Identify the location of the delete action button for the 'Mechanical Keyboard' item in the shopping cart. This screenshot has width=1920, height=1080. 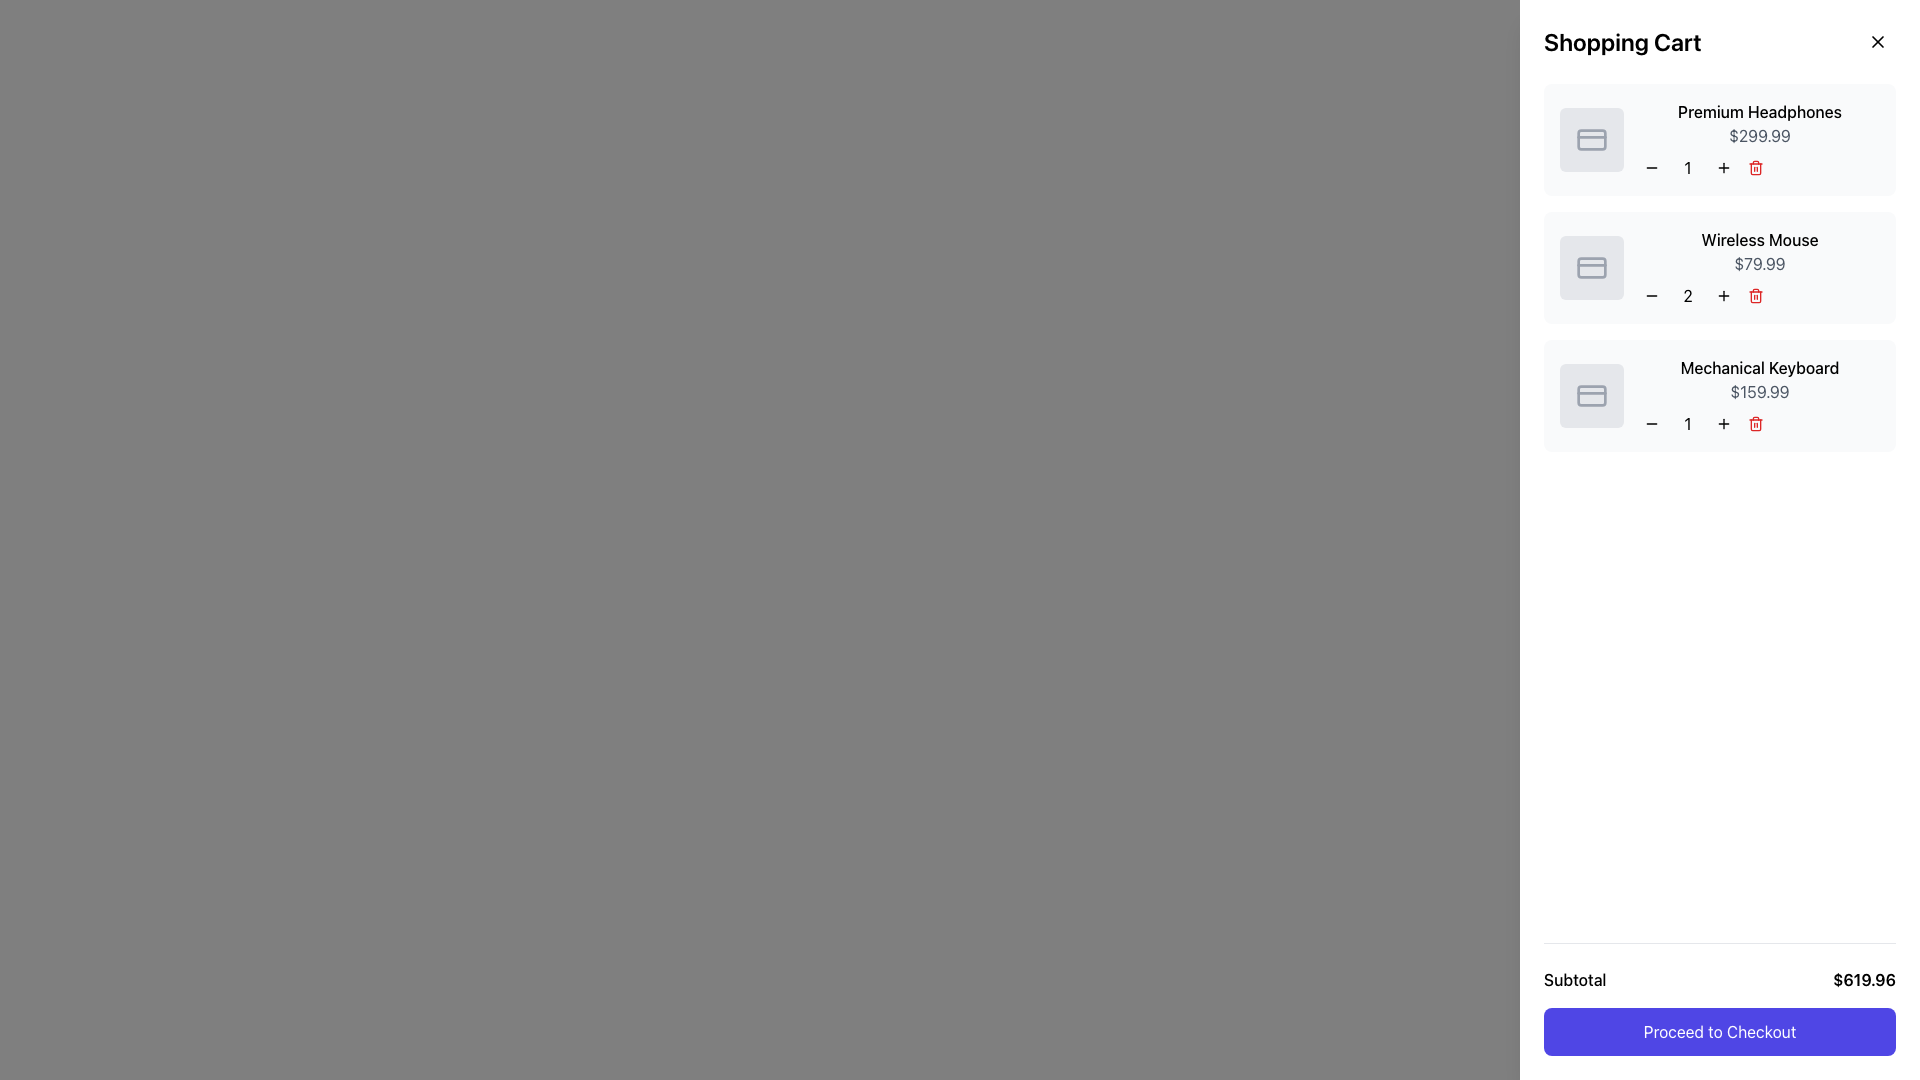
(1755, 423).